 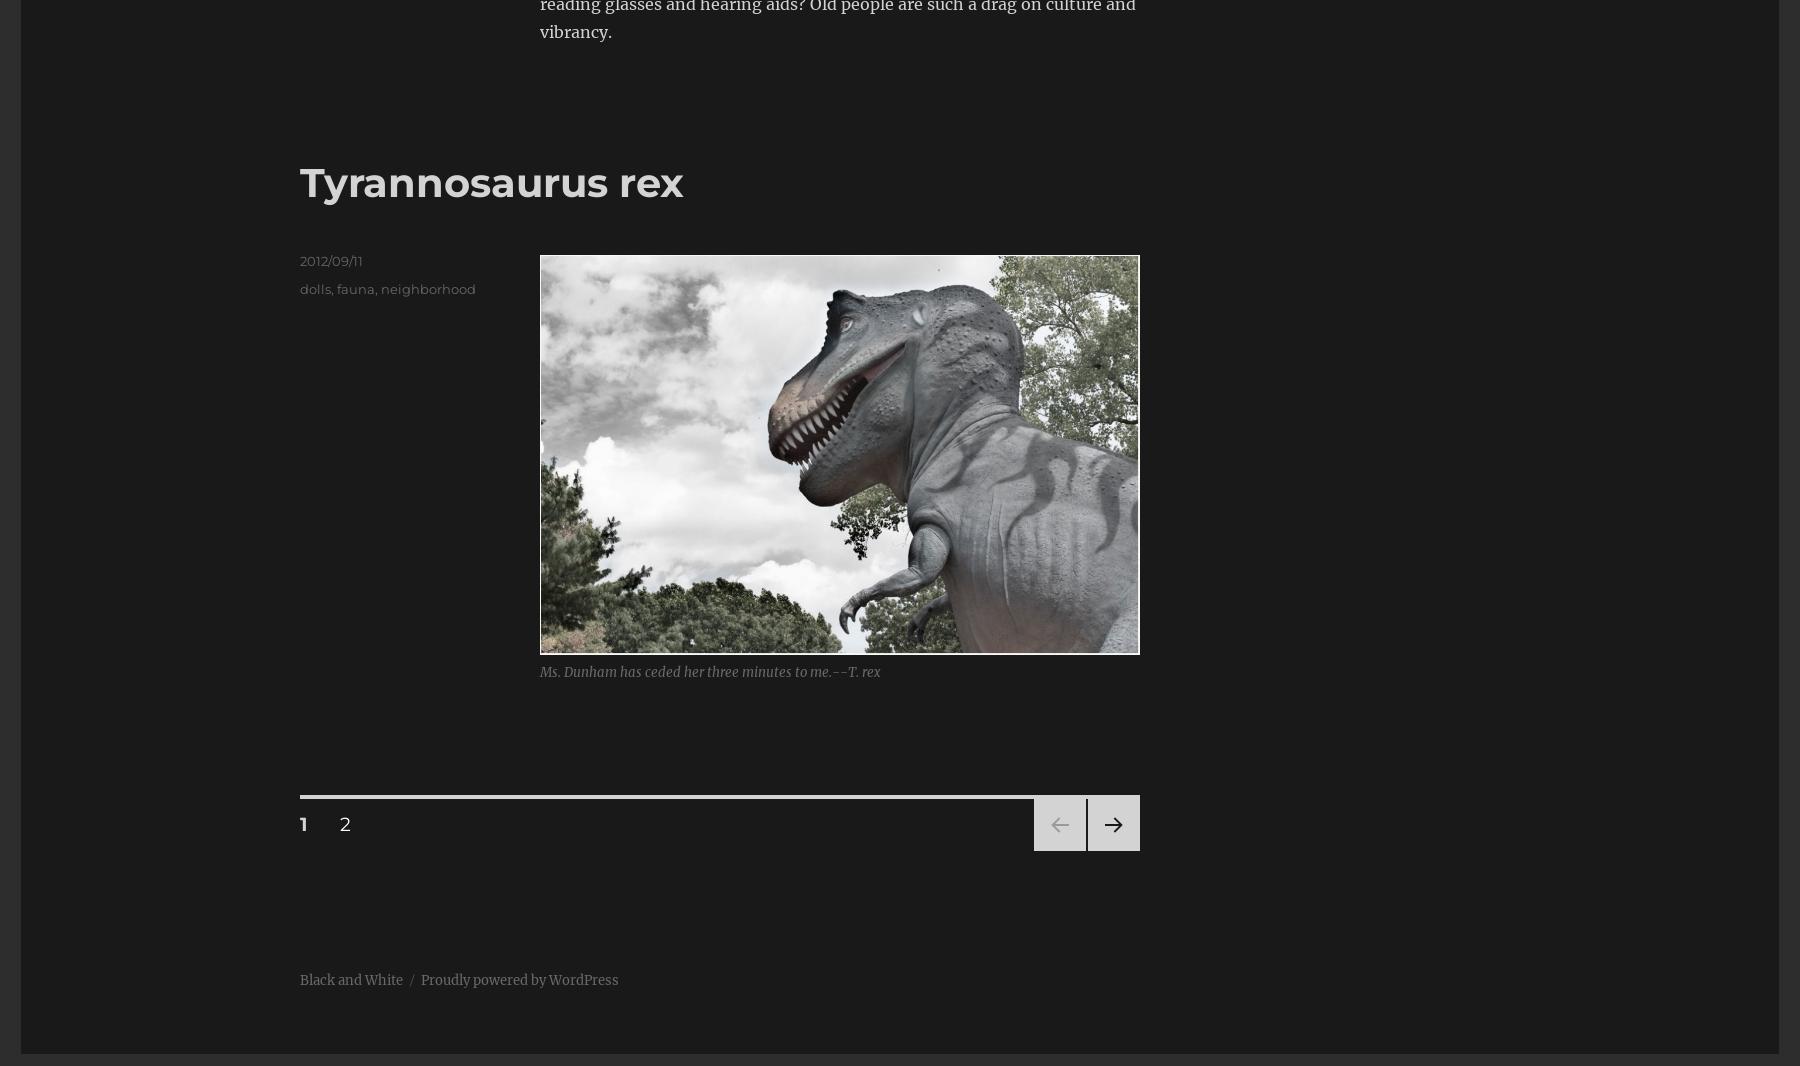 What do you see at coordinates (490, 181) in the screenshot?
I see `'Tyrannosaurus rex'` at bounding box center [490, 181].